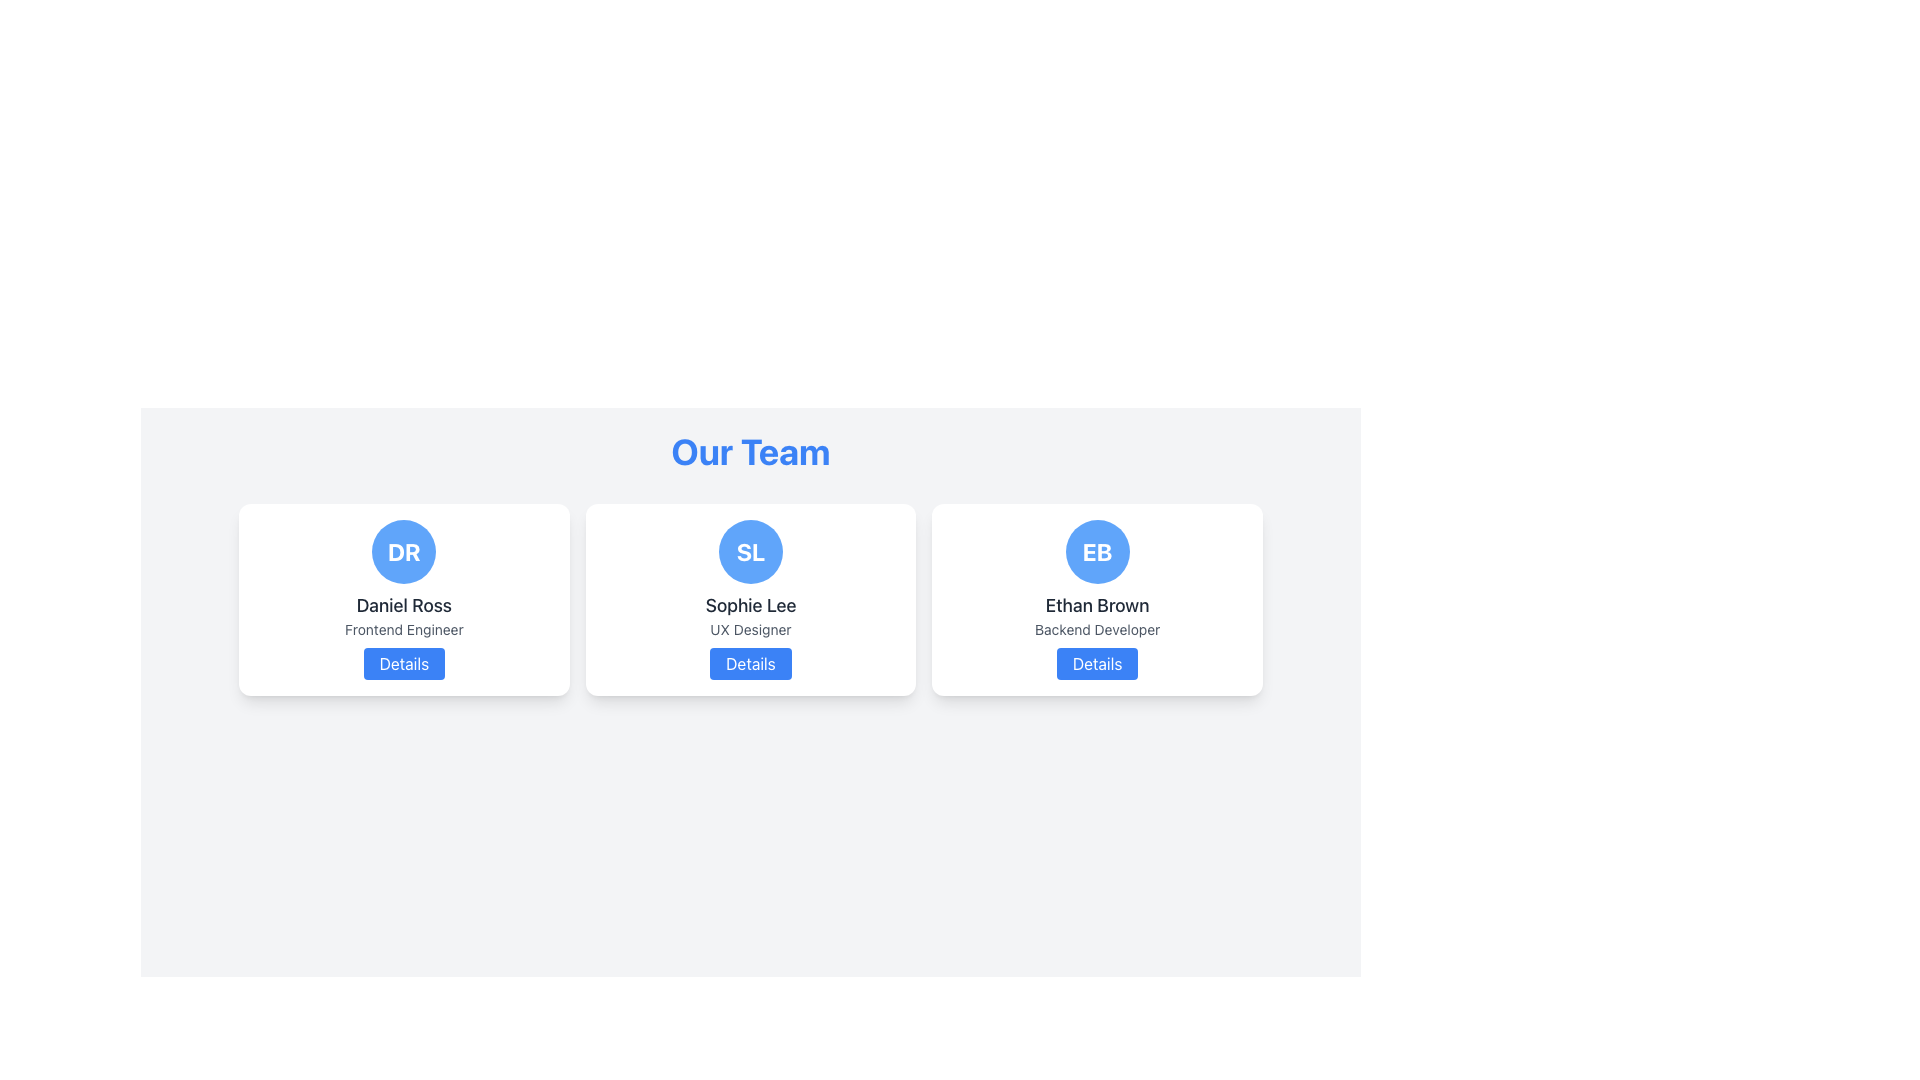 This screenshot has height=1080, width=1920. I want to click on the button located within the card displaying details for 'Ethan Brown', the 'Backend Developer', so click(1096, 663).